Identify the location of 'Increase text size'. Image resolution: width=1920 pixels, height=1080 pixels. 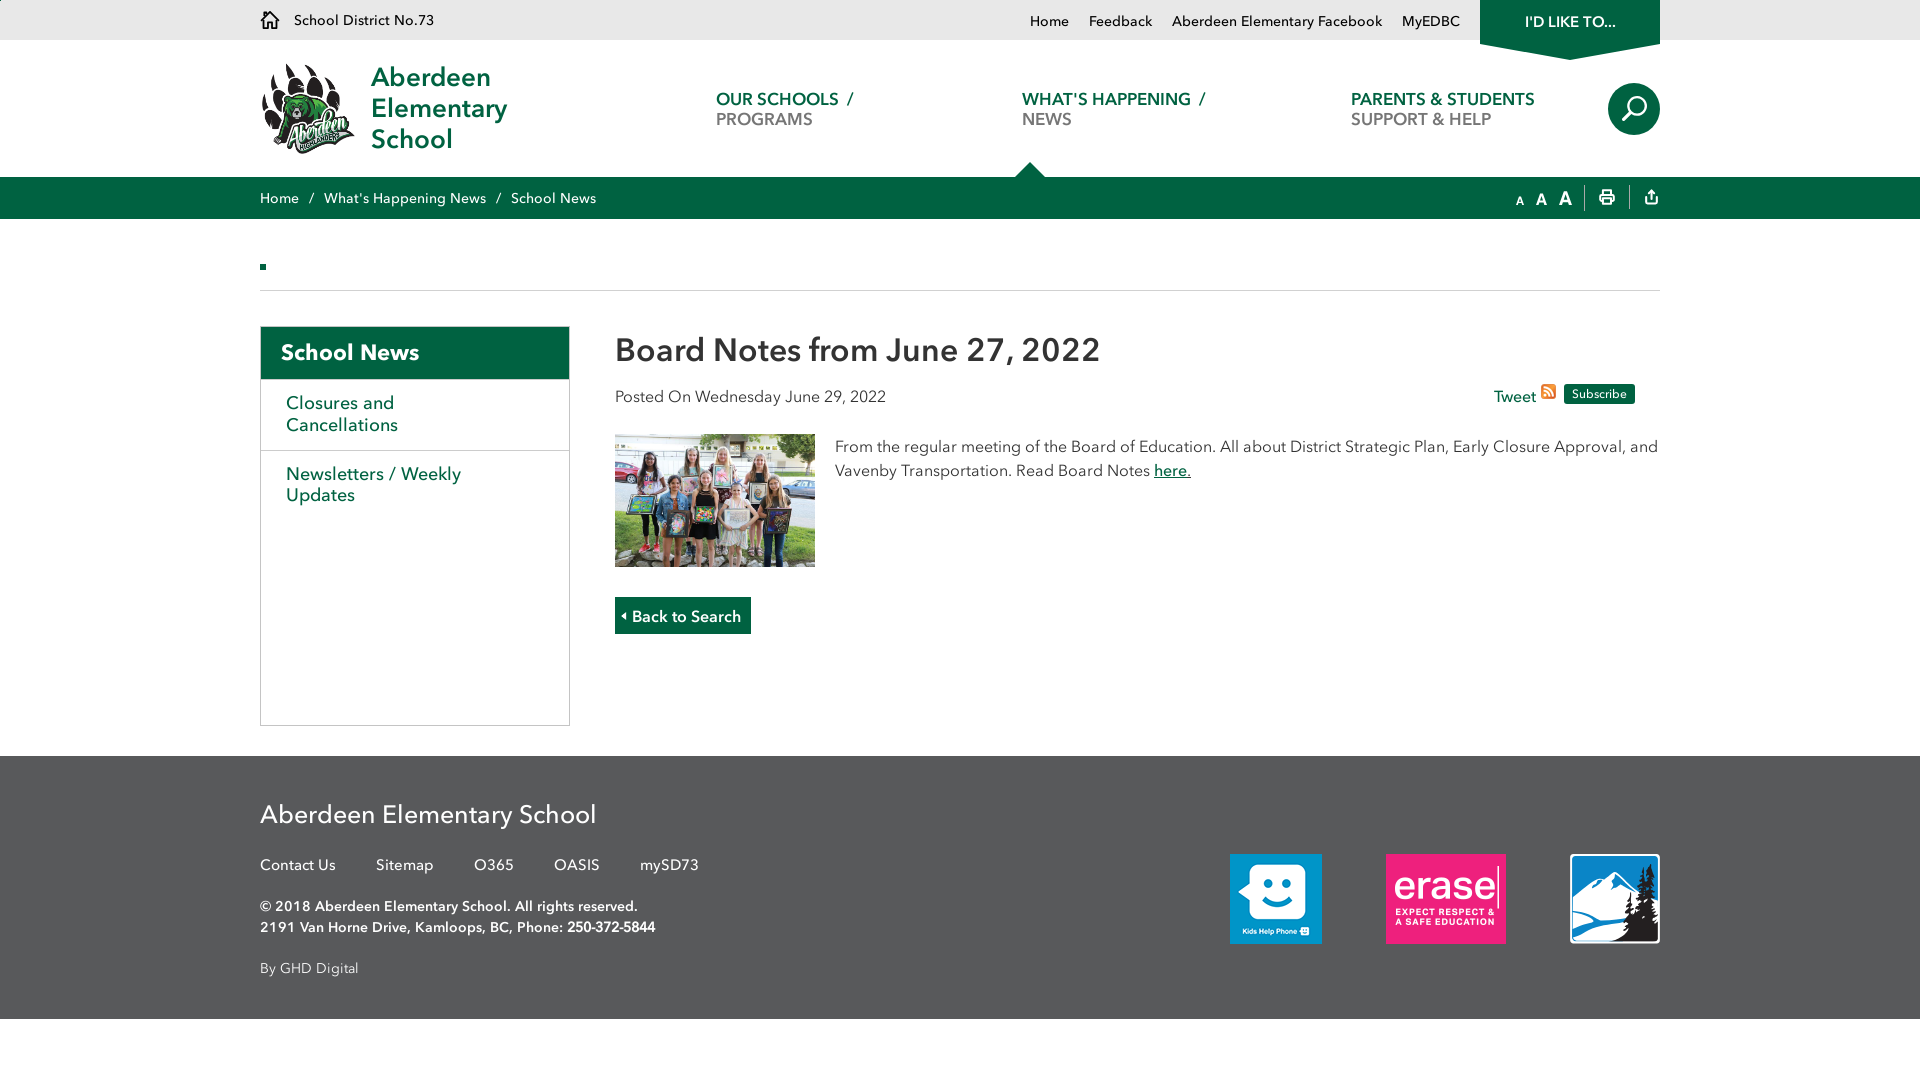
(1564, 199).